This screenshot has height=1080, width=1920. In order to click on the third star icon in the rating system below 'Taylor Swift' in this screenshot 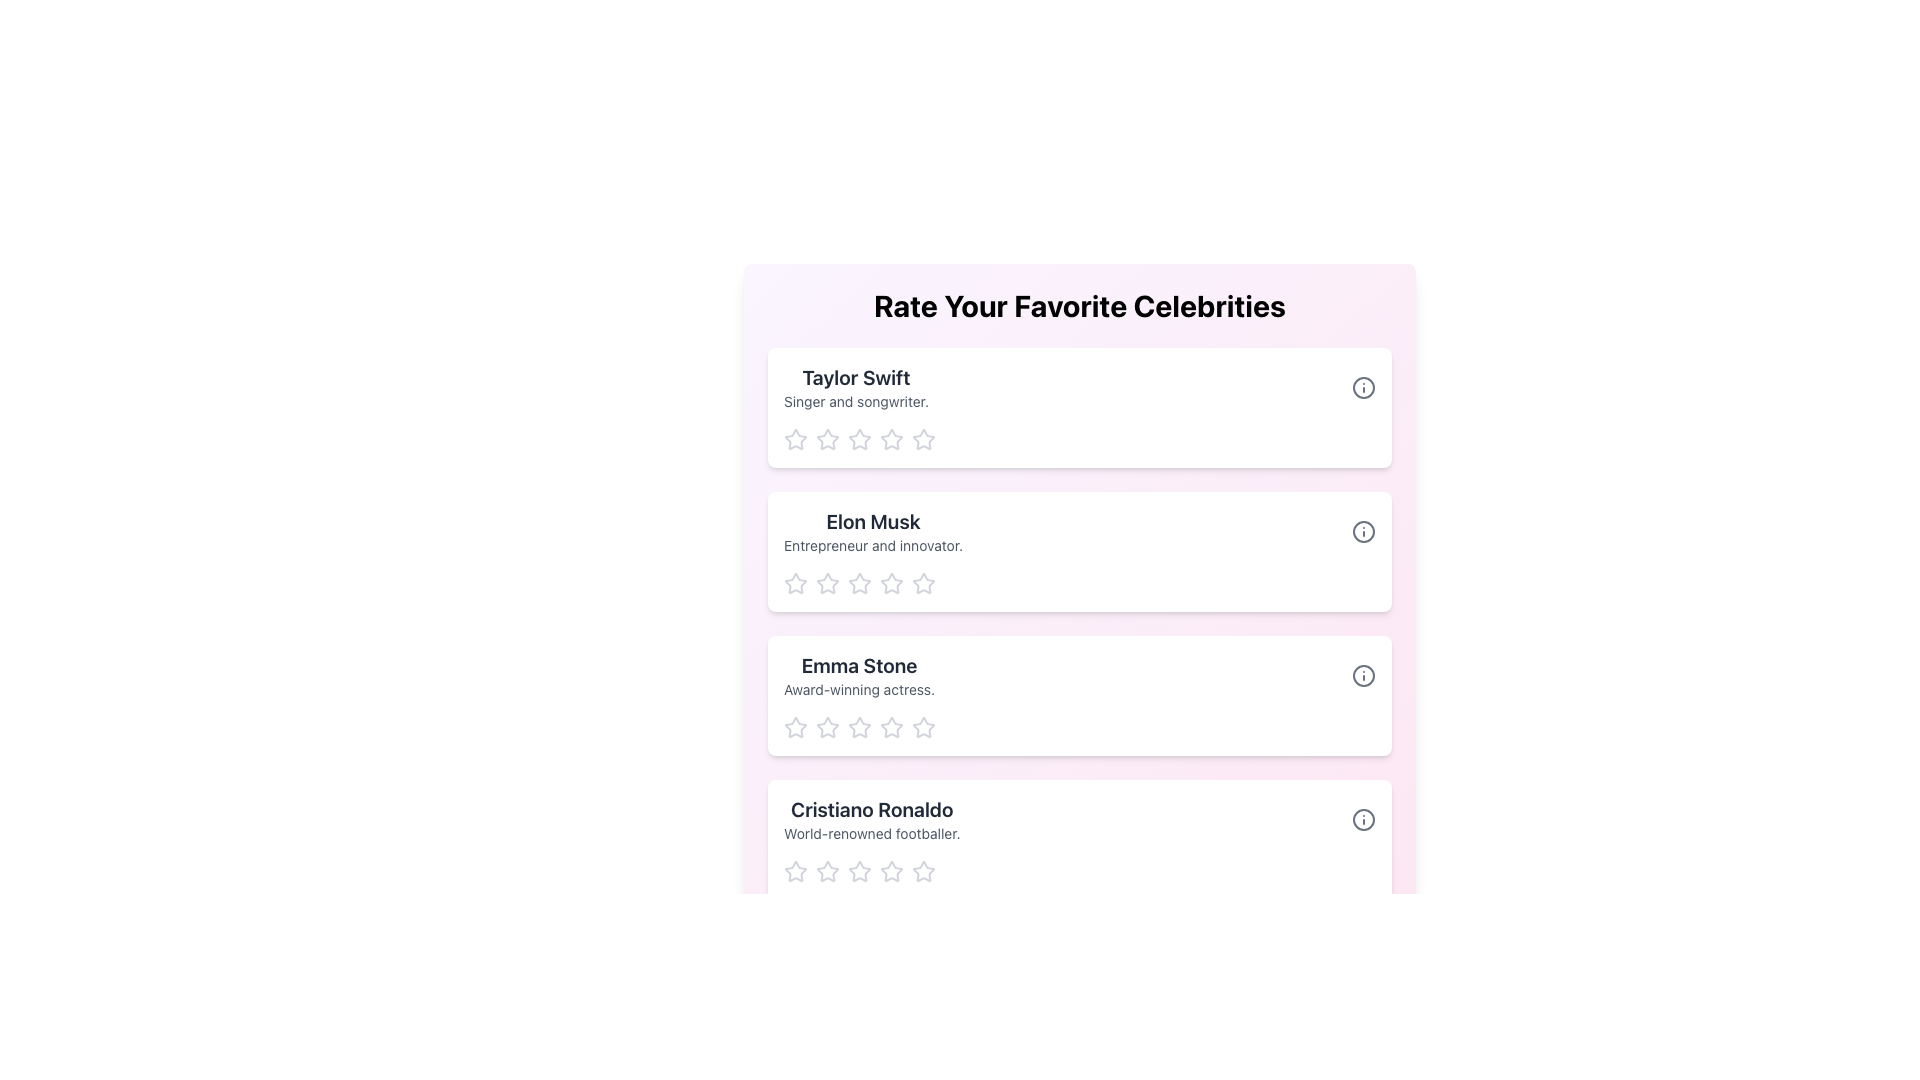, I will do `click(923, 438)`.